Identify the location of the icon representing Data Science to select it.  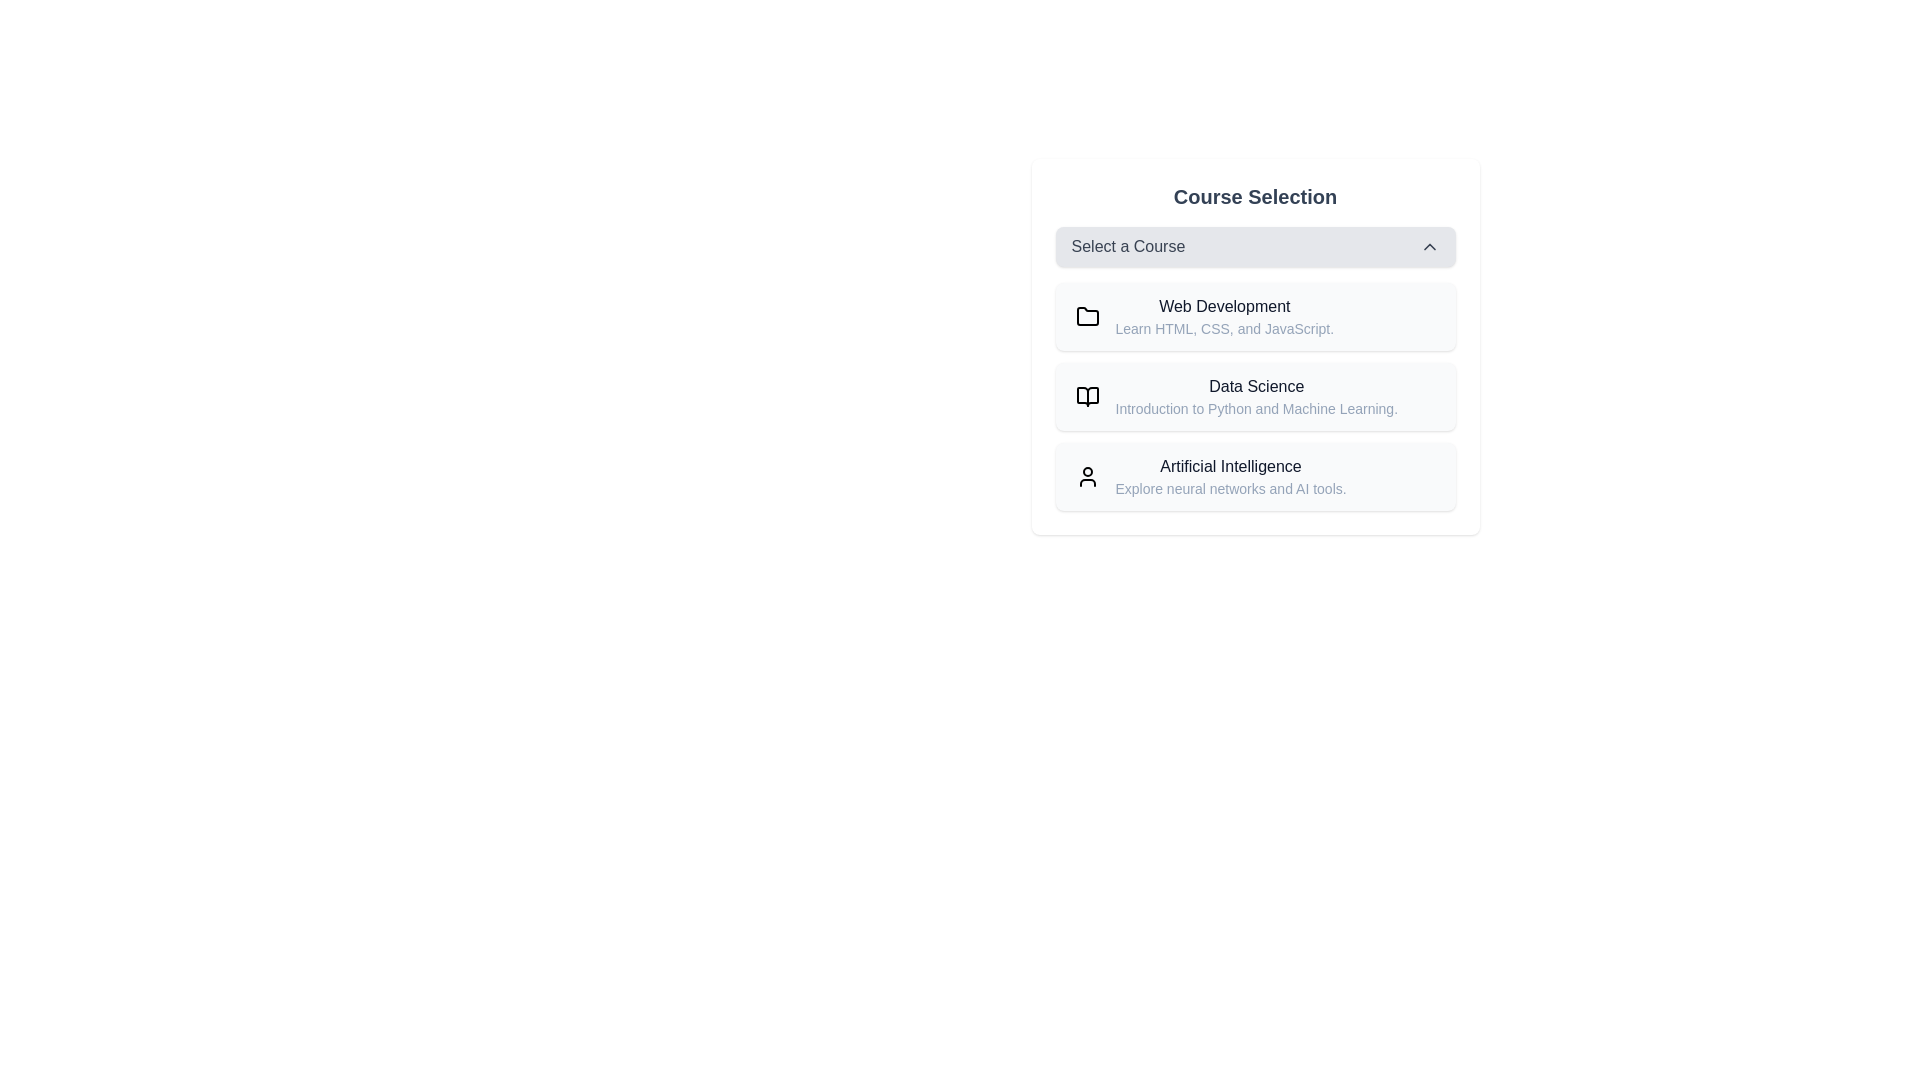
(1086, 397).